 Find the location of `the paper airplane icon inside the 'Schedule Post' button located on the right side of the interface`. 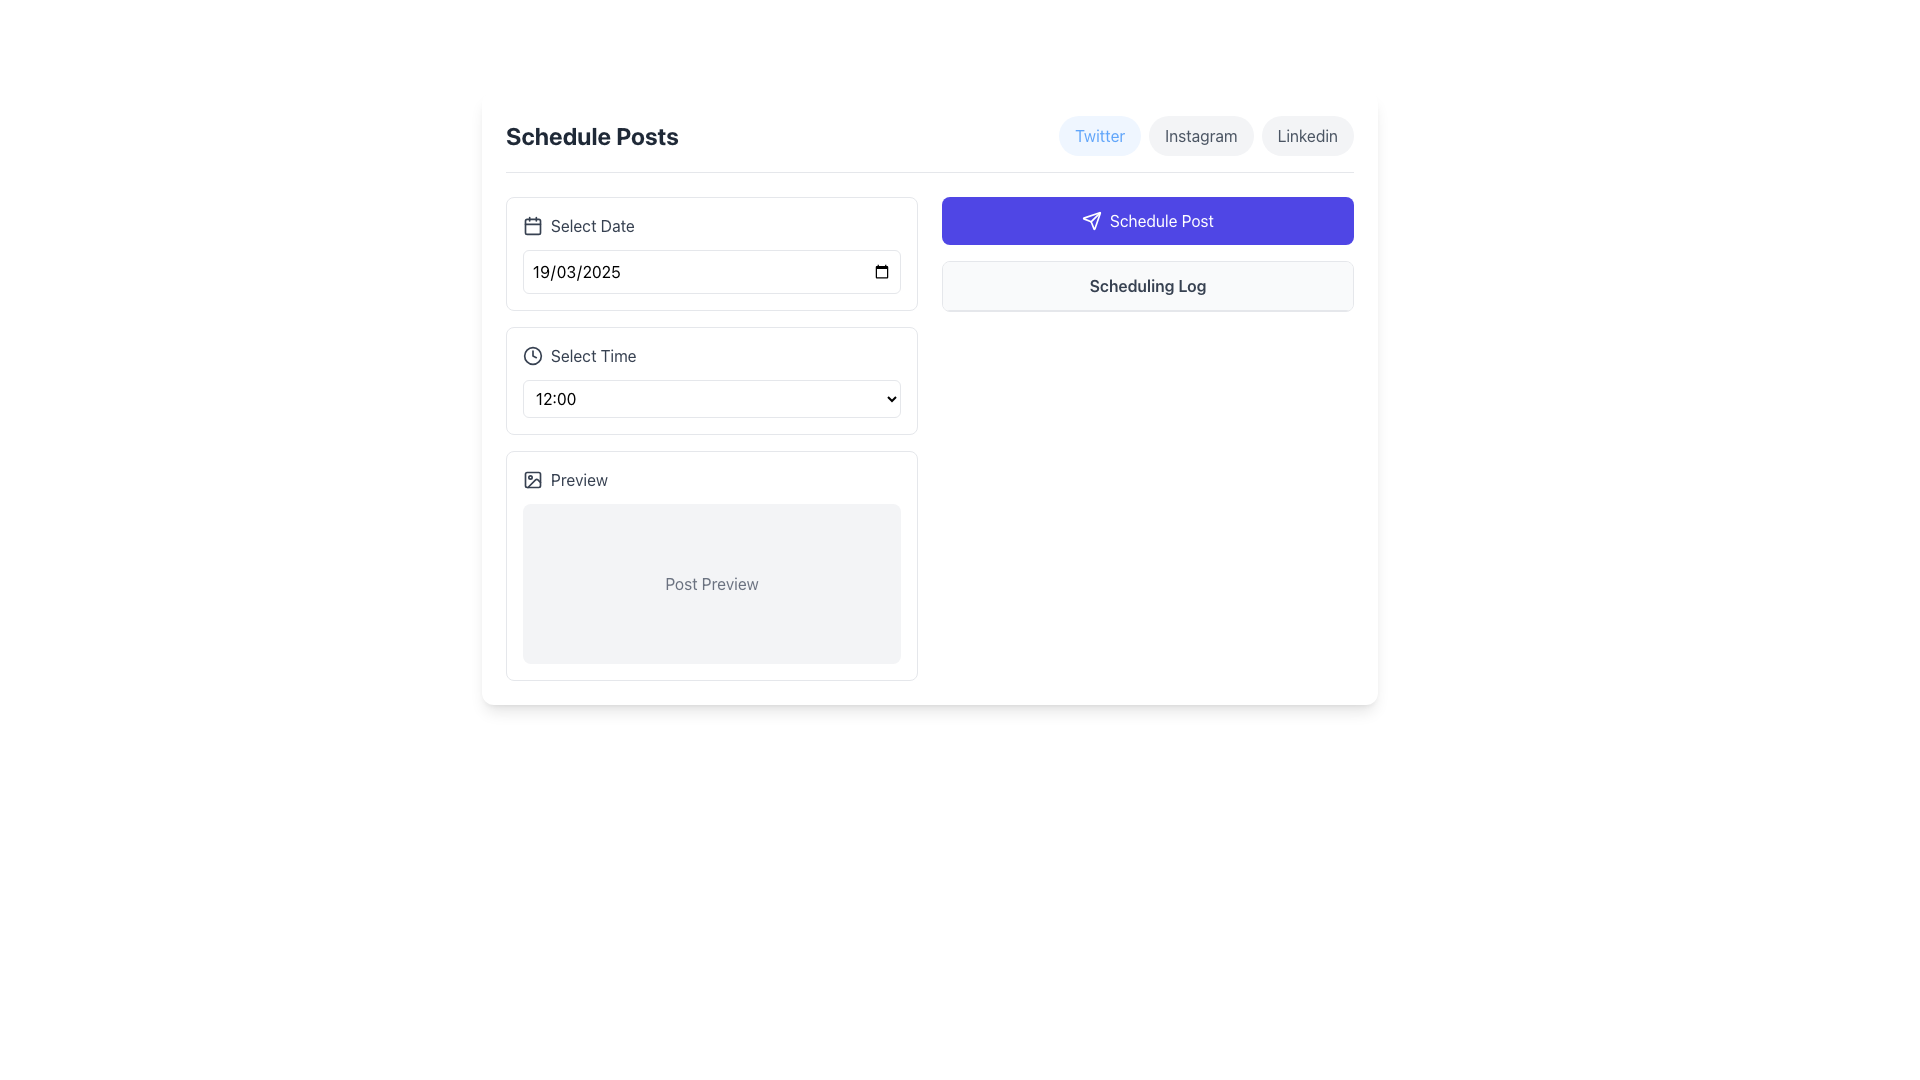

the paper airplane icon inside the 'Schedule Post' button located on the right side of the interface is located at coordinates (1090, 220).